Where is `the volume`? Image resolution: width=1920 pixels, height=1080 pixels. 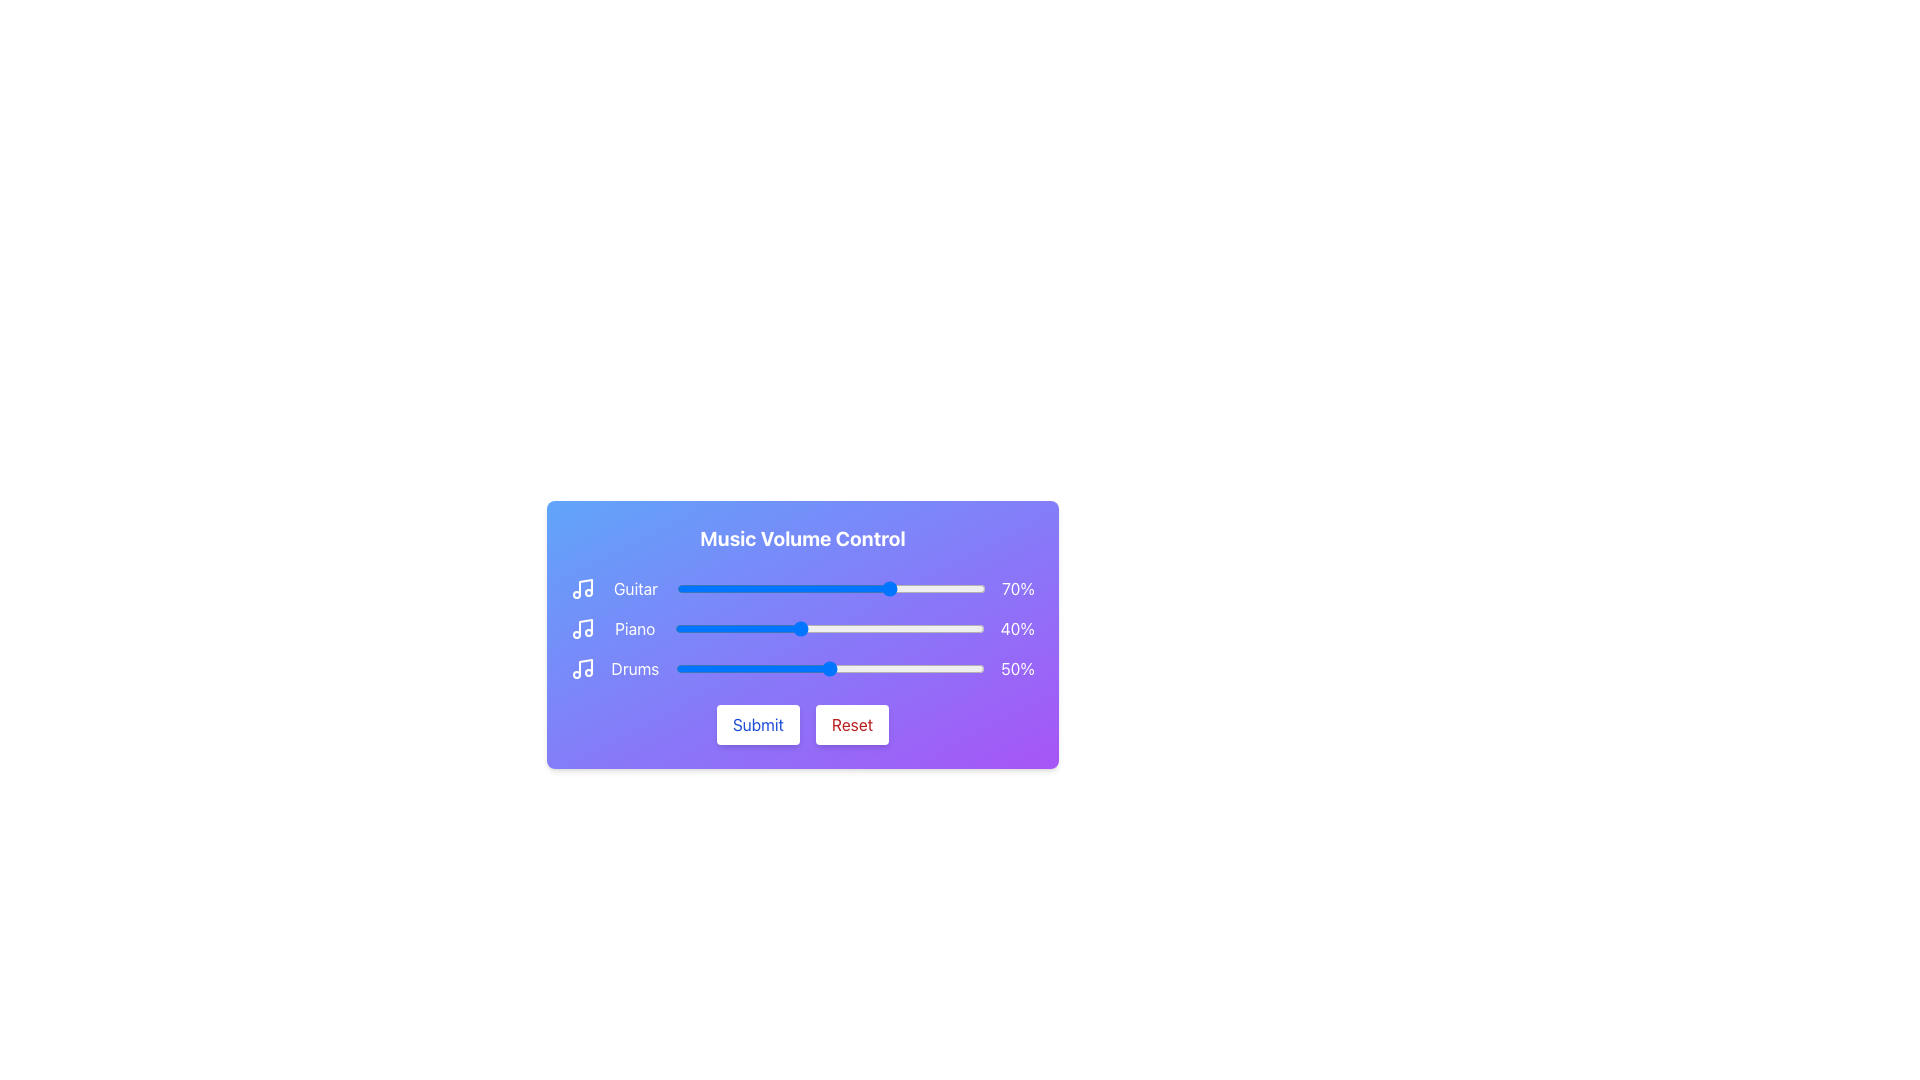 the volume is located at coordinates (830, 668).